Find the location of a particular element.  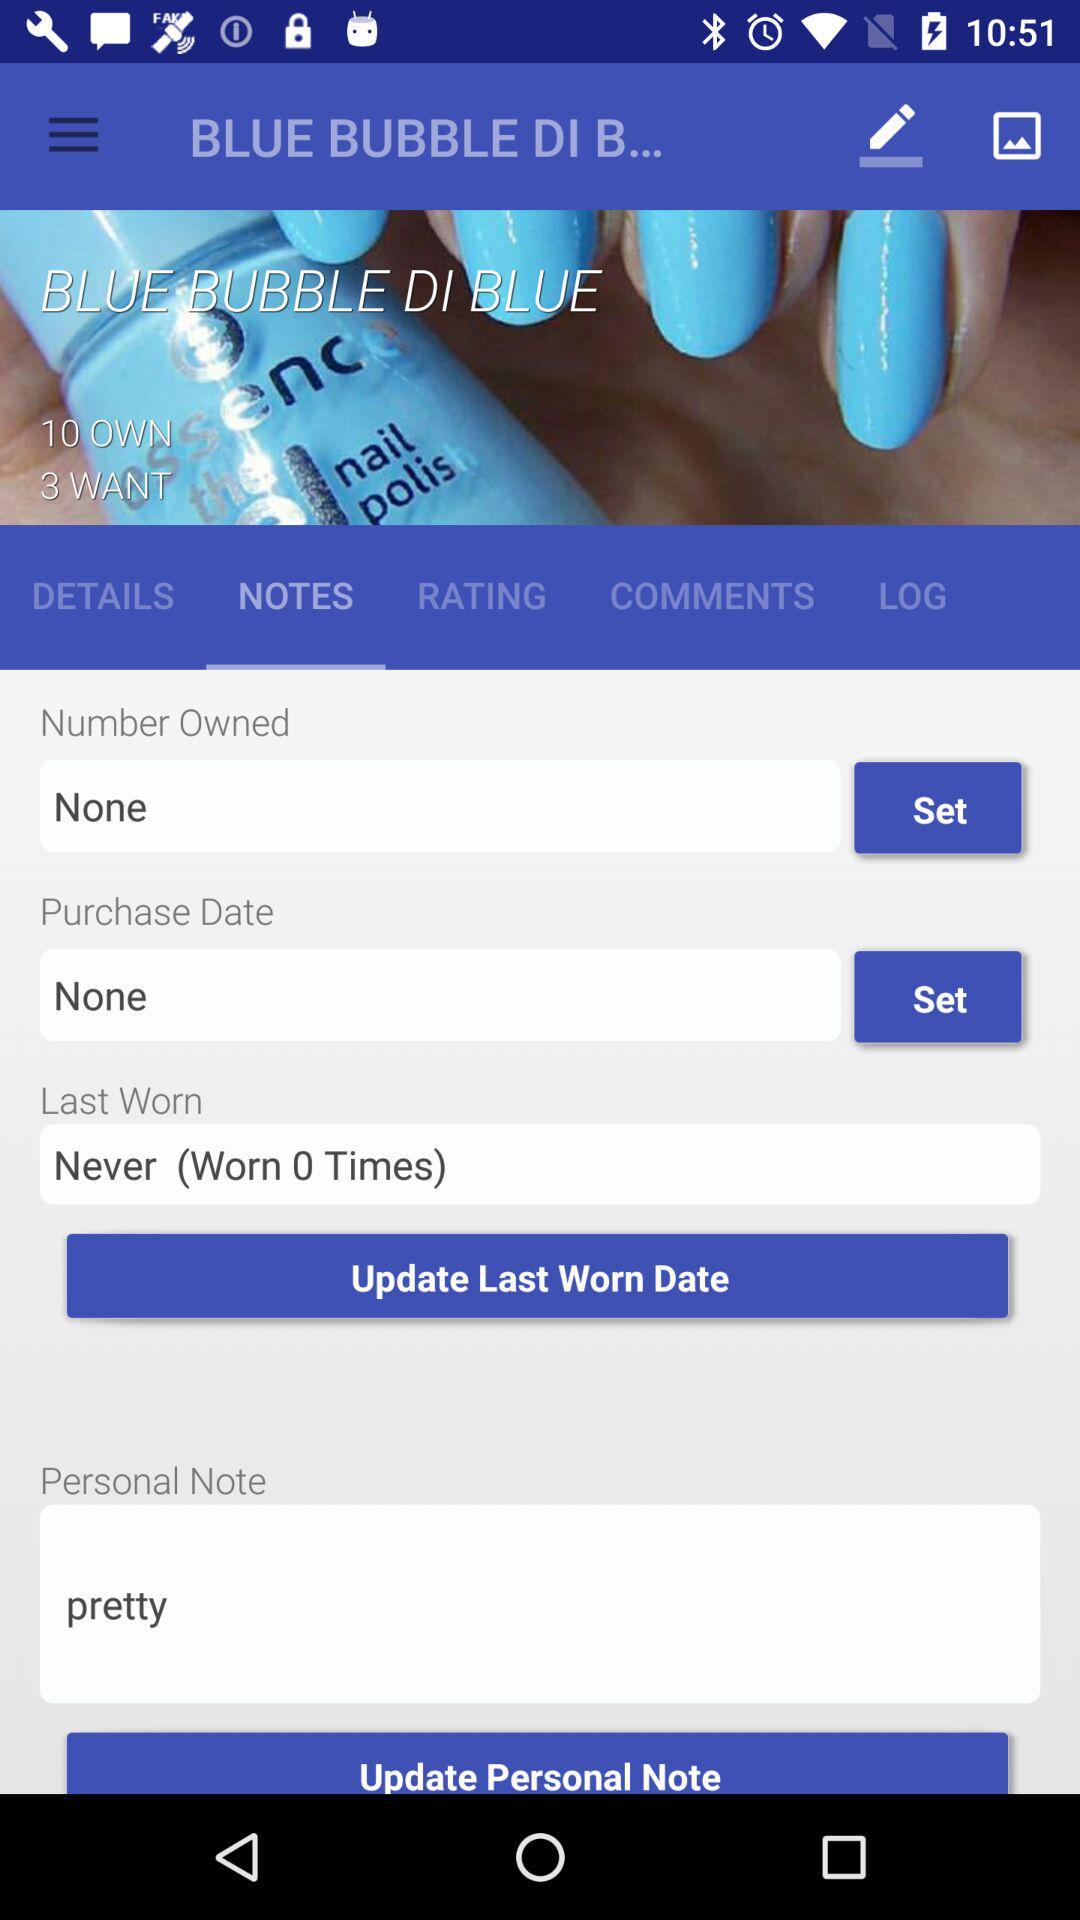

app above update personal note item is located at coordinates (540, 1603).